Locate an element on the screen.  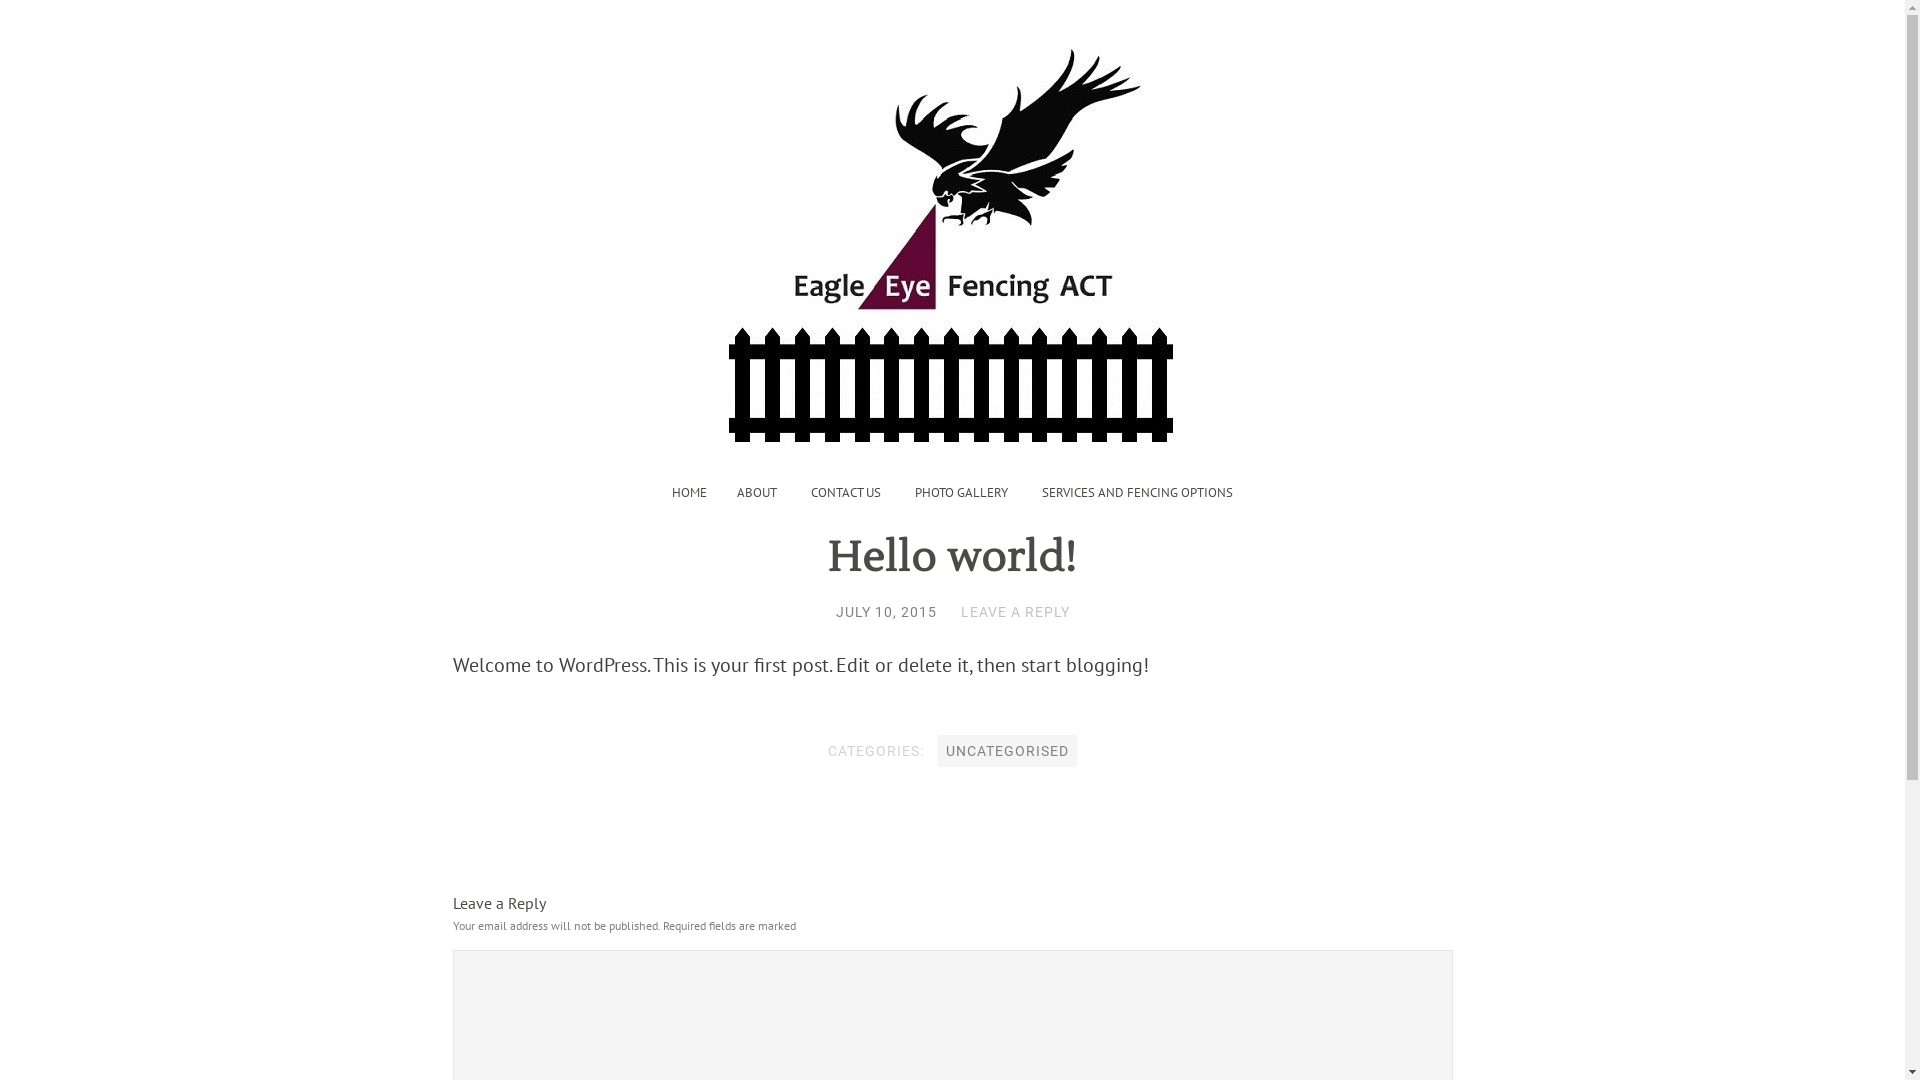
'ABOUT' is located at coordinates (756, 491).